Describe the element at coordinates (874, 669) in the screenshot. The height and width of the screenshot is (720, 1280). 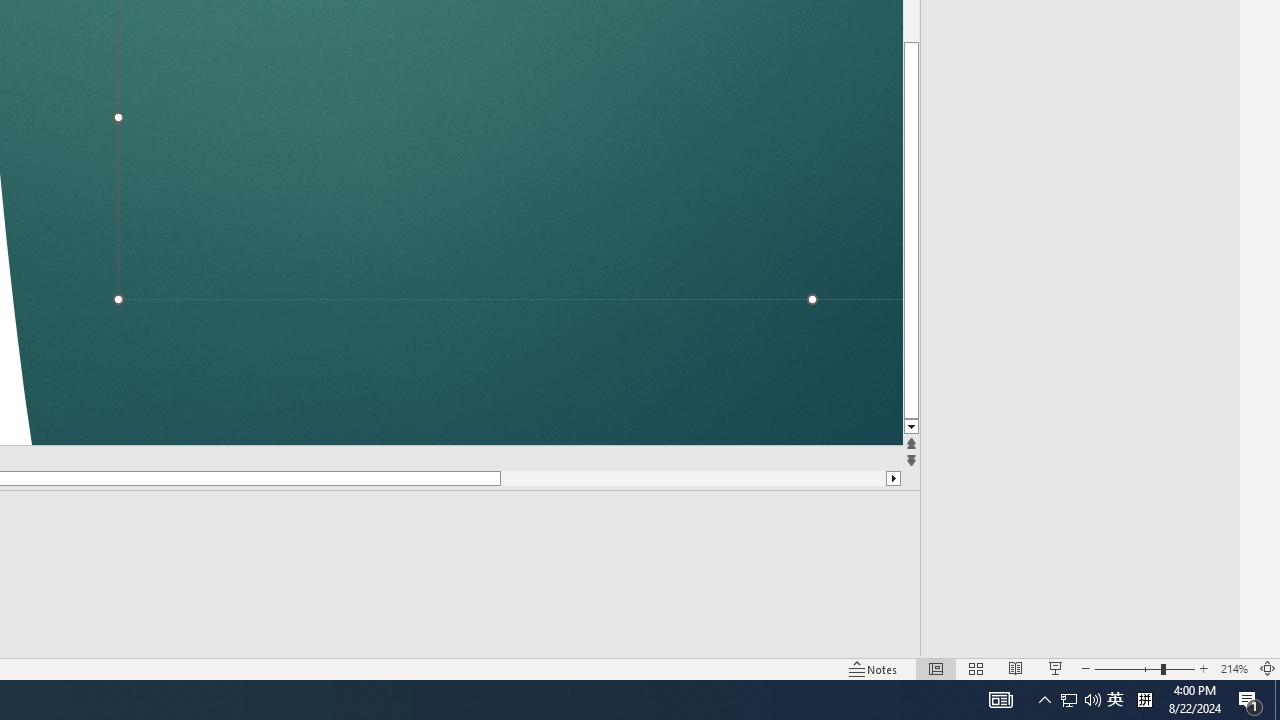
I see `'Notes '` at that location.